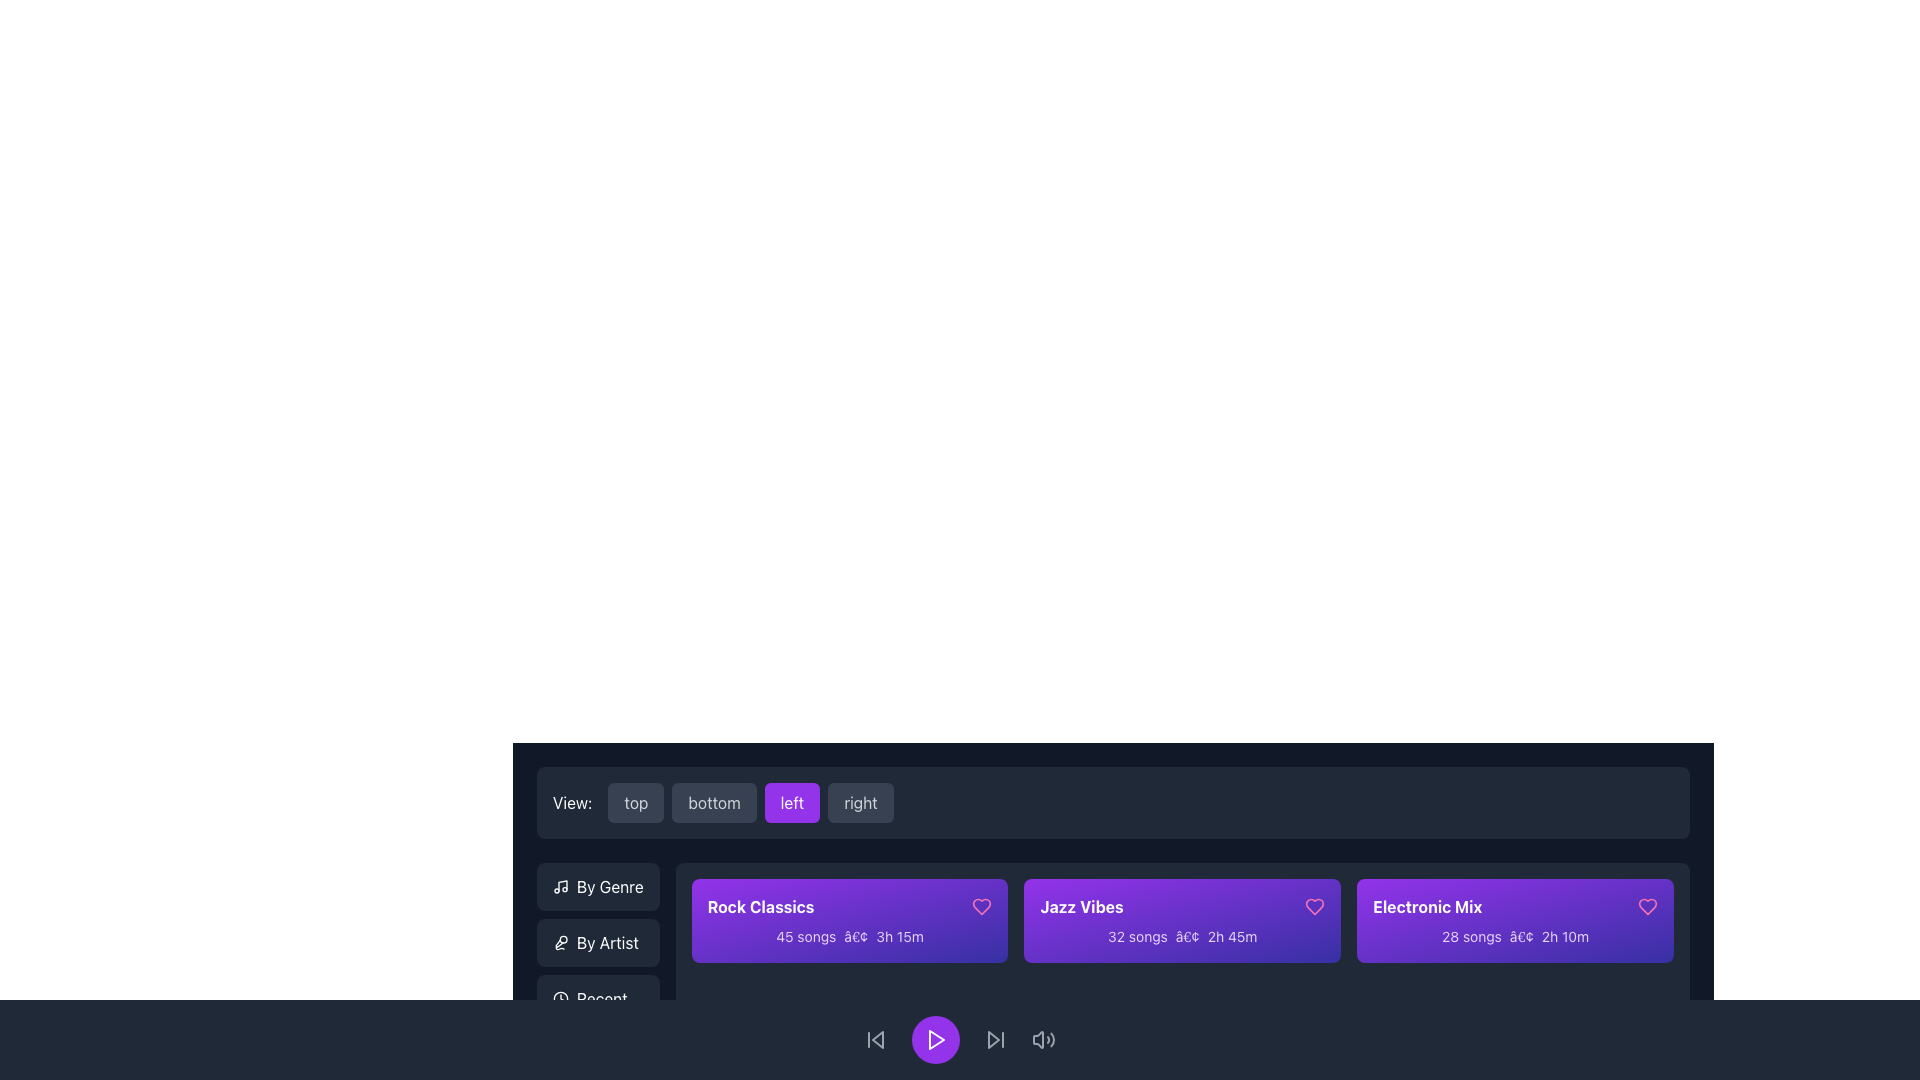 The height and width of the screenshot is (1080, 1920). What do you see at coordinates (993, 1039) in the screenshot?
I see `the visual design of the skip-forward graphical icon located in the circular button in the bottom control panel of the application interface` at bounding box center [993, 1039].